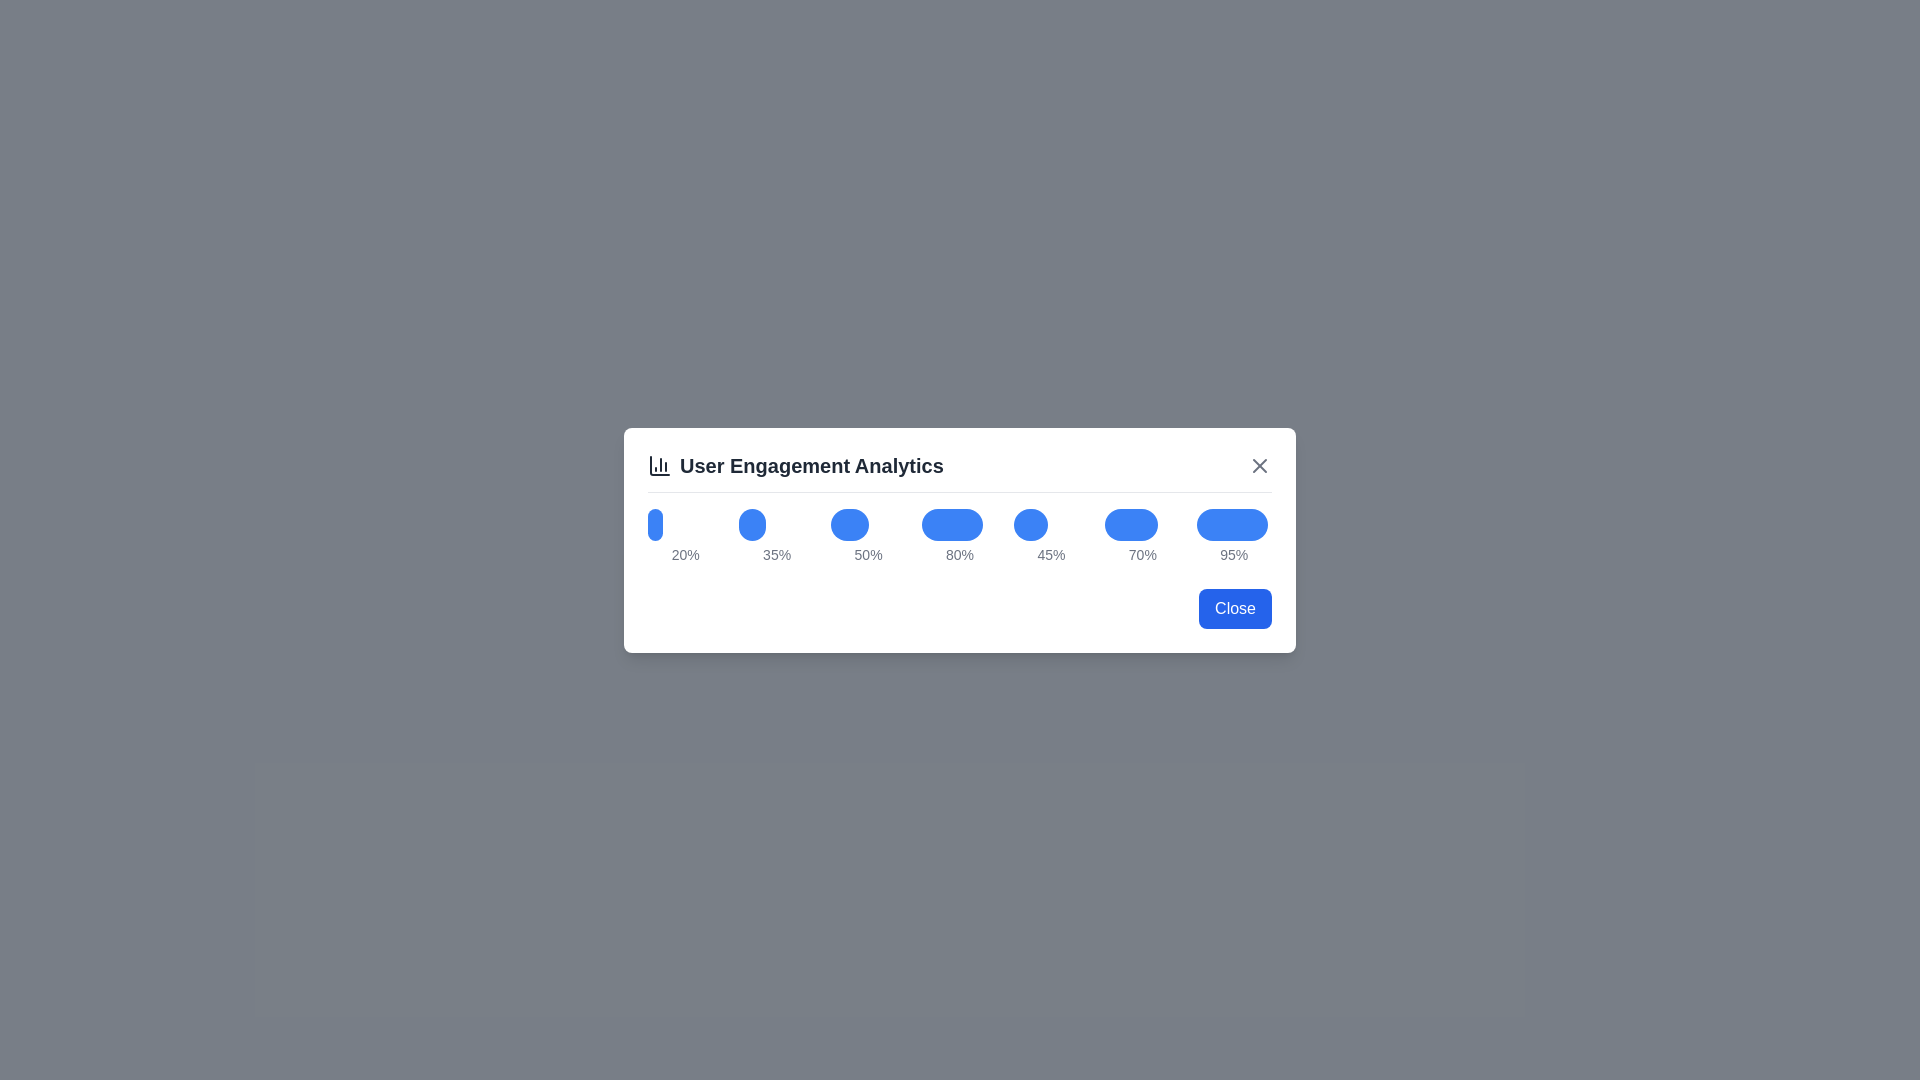  What do you see at coordinates (1234, 607) in the screenshot?
I see `the 'Close' button to close the dialog` at bounding box center [1234, 607].